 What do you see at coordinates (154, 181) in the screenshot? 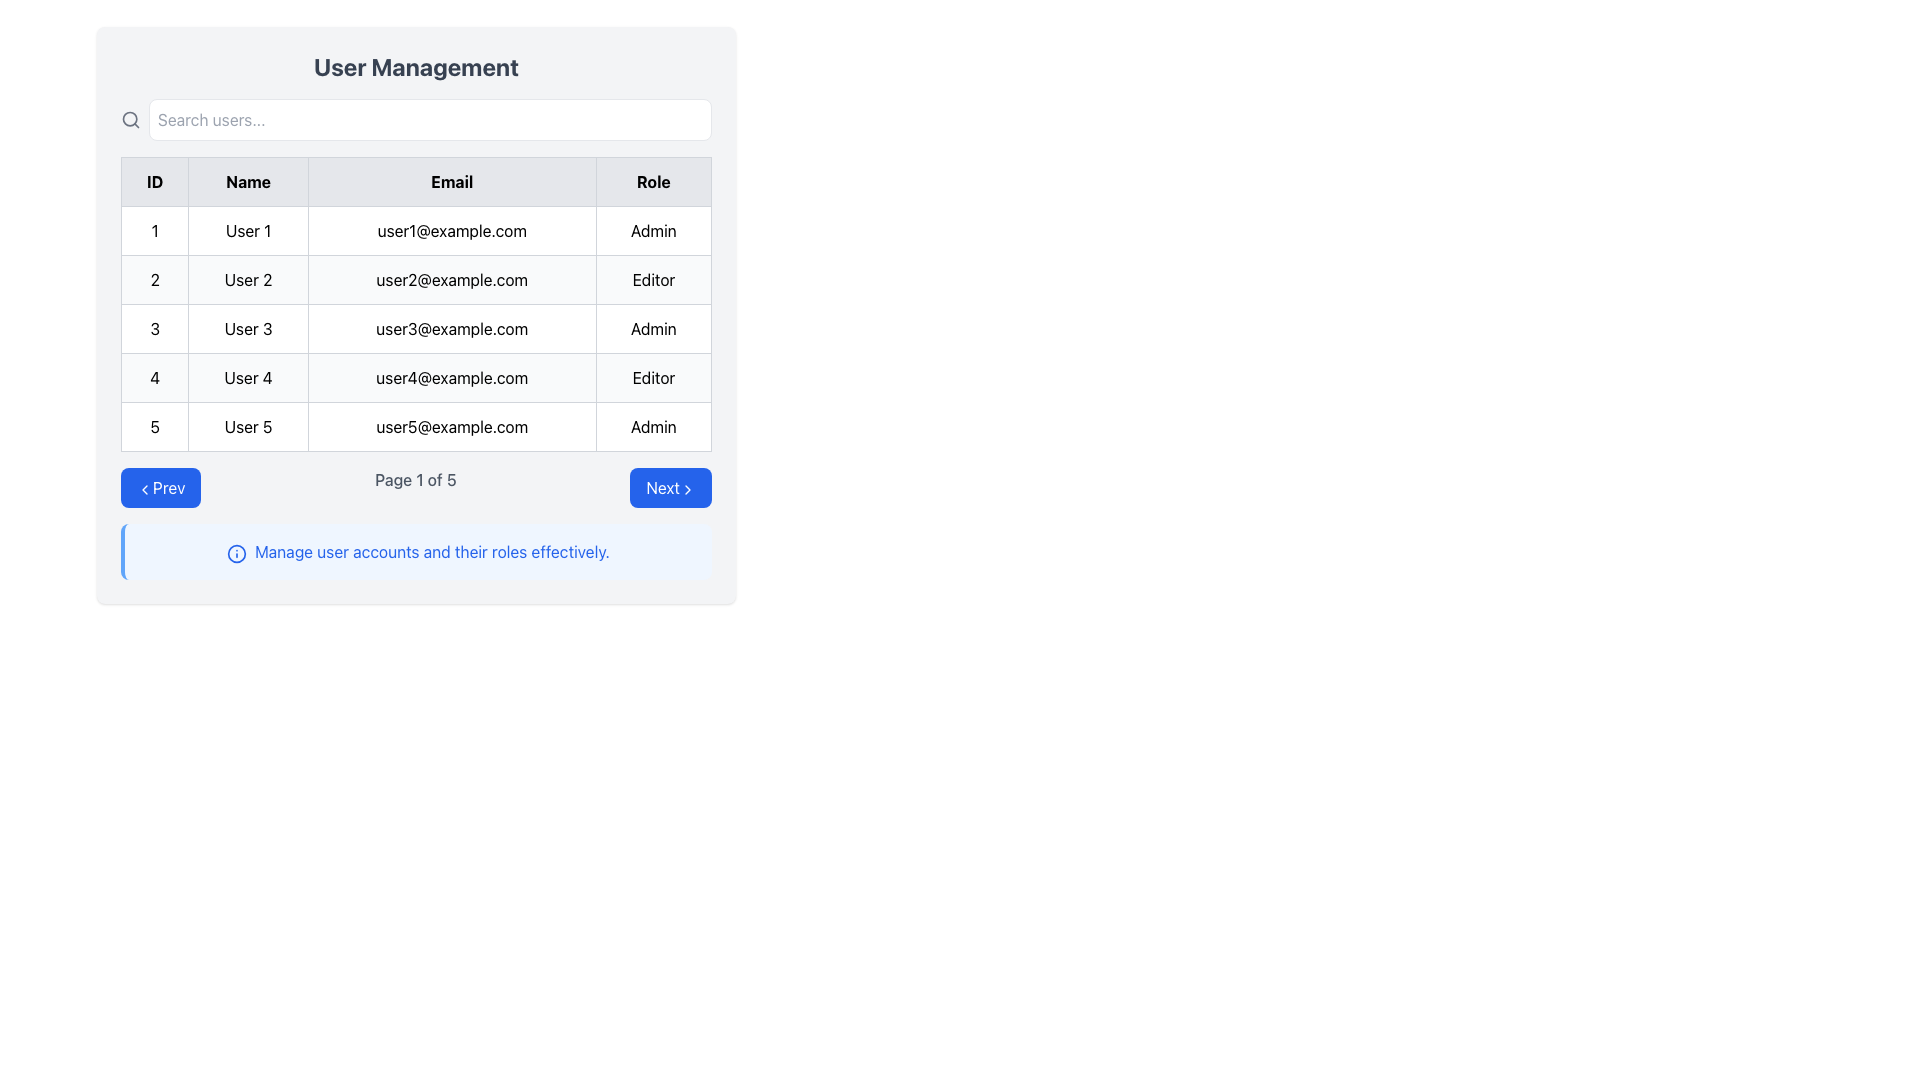
I see `the Table Header Cell labeled 'ID'` at bounding box center [154, 181].